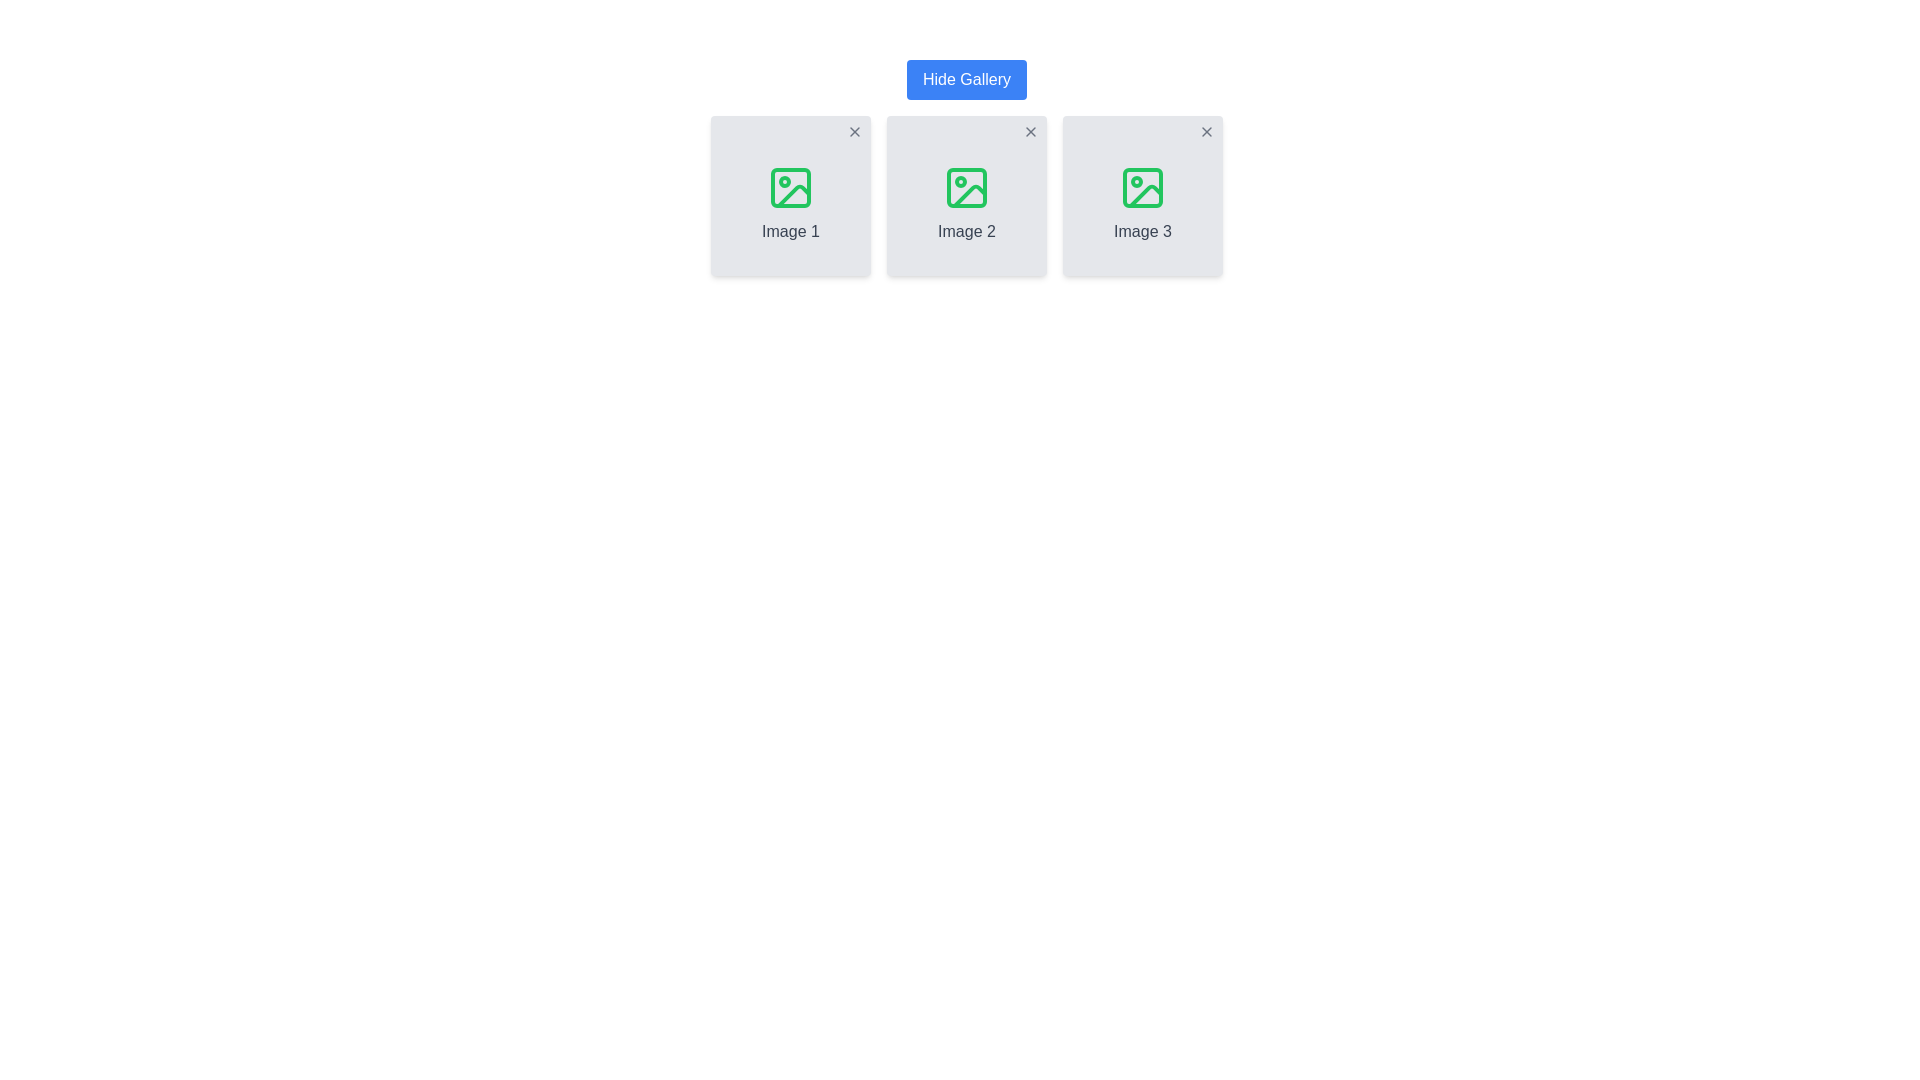  Describe the element at coordinates (1205, 131) in the screenshot. I see `the small square button with a gray cross ('X') symbol in the top-right corner of the 'Image 3' card` at that location.